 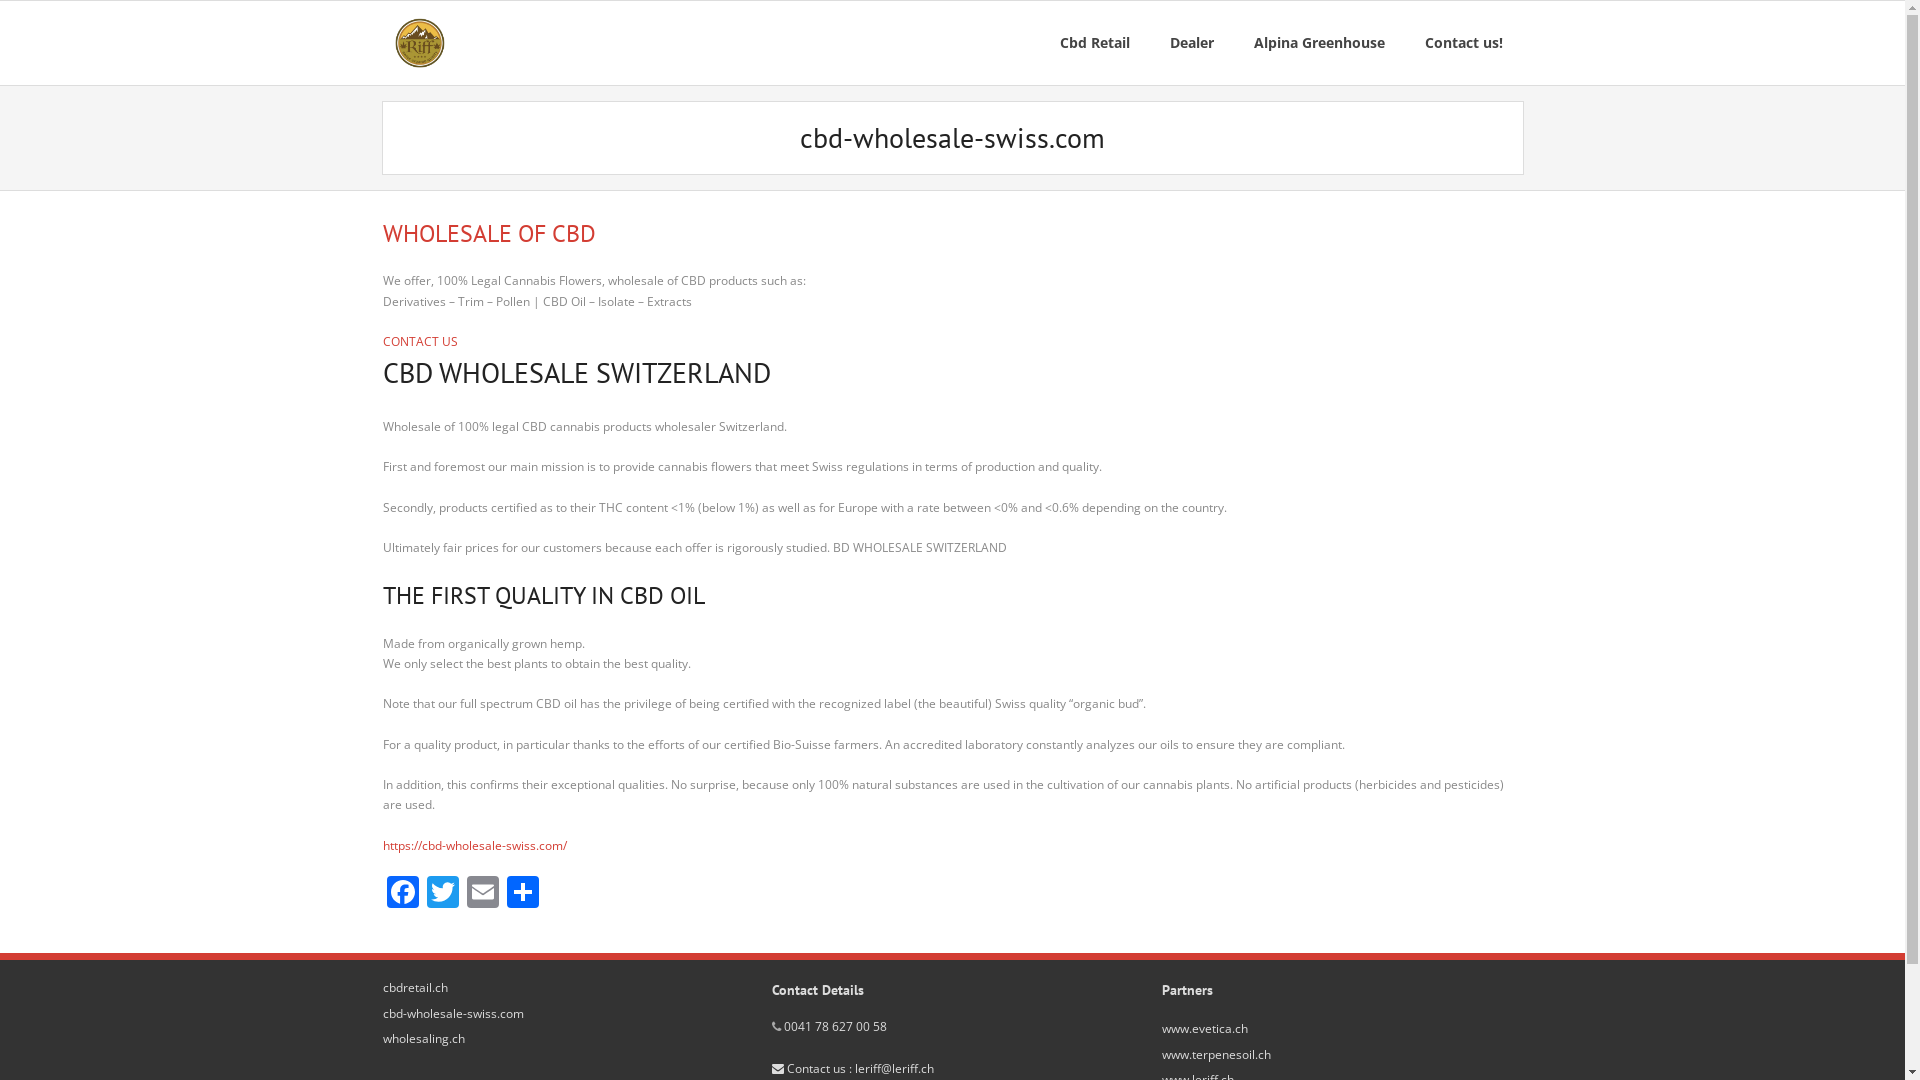 What do you see at coordinates (421, 1037) in the screenshot?
I see `'wholesaling.ch'` at bounding box center [421, 1037].